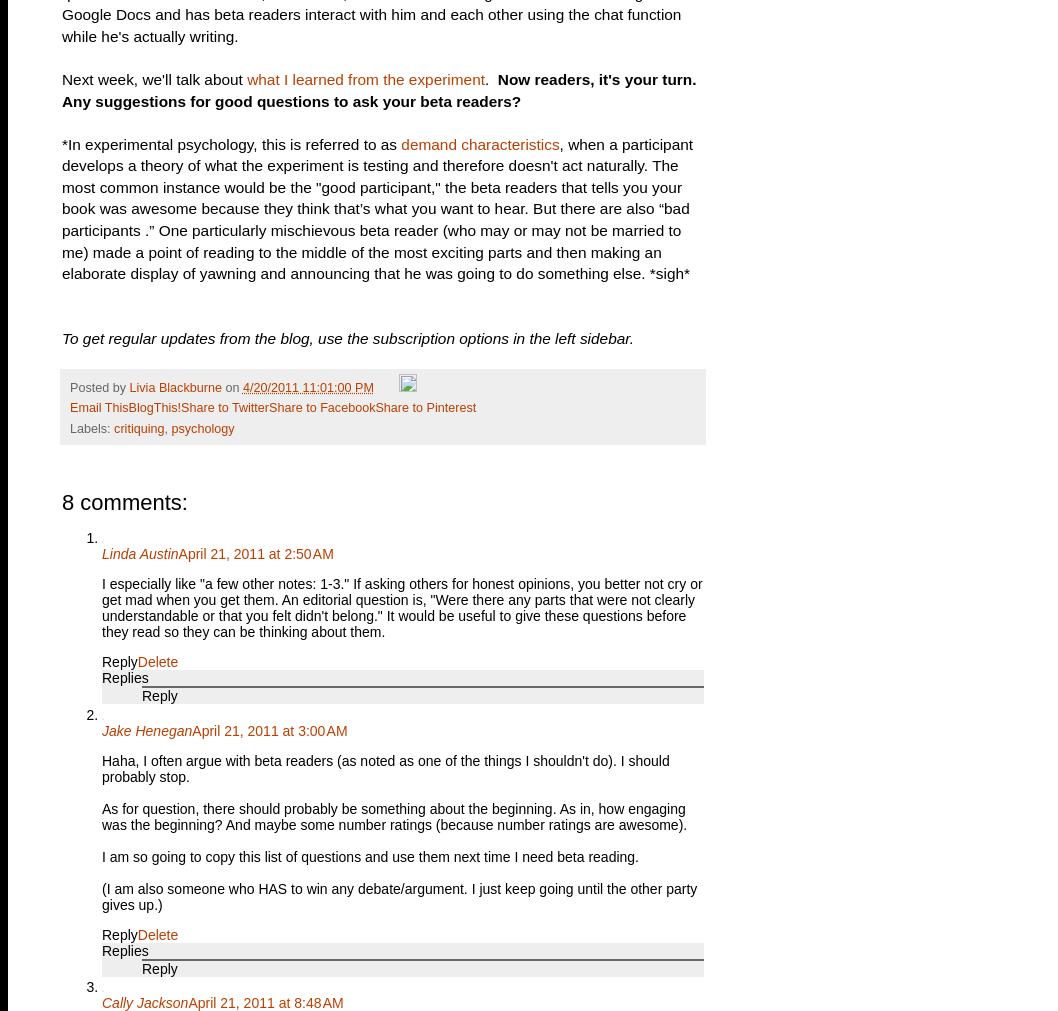 This screenshot has width=1058, height=1011. I want to click on '4/20/2011 11:01:00 PM', so click(306, 387).